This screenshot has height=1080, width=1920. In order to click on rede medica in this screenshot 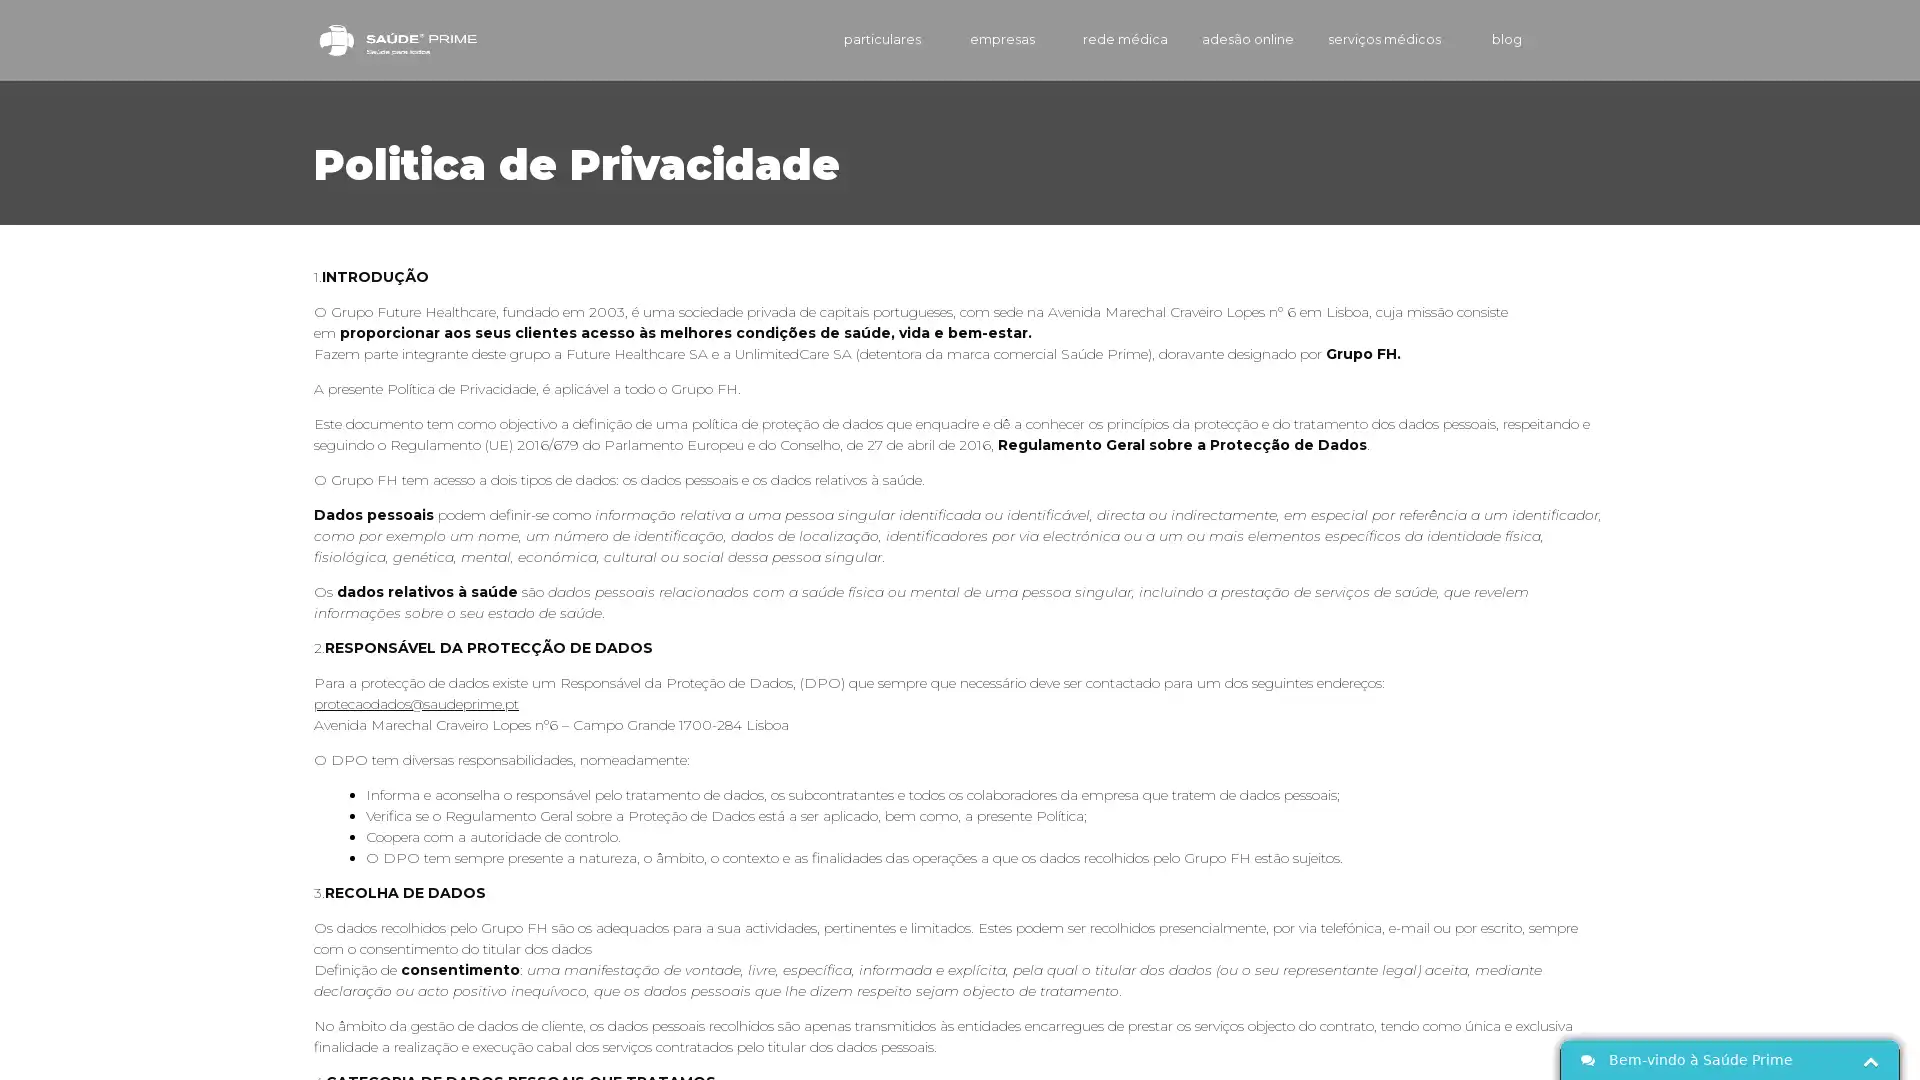, I will do `click(1094, 39)`.